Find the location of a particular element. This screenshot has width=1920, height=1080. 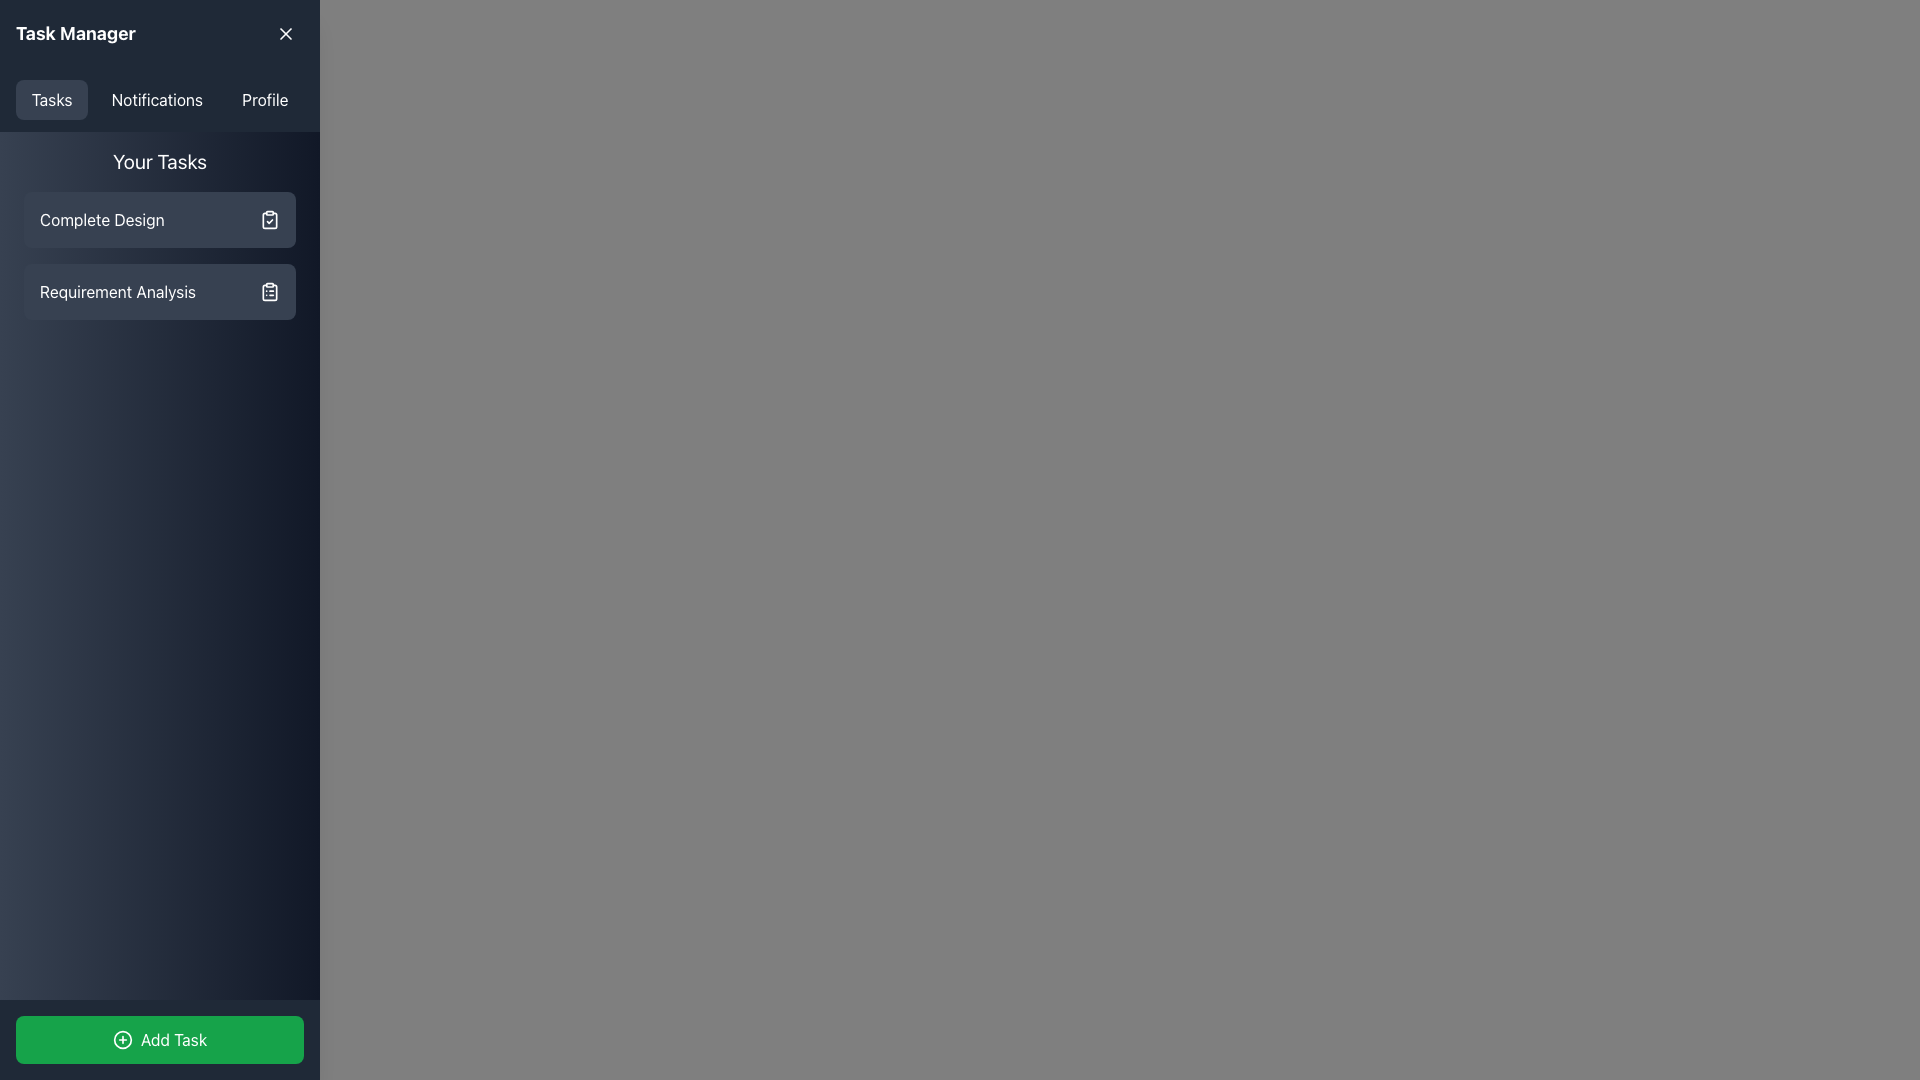

the close button located at the rightmost end of the 'Task Manager' sidebar header to activate the background highlight is located at coordinates (285, 34).